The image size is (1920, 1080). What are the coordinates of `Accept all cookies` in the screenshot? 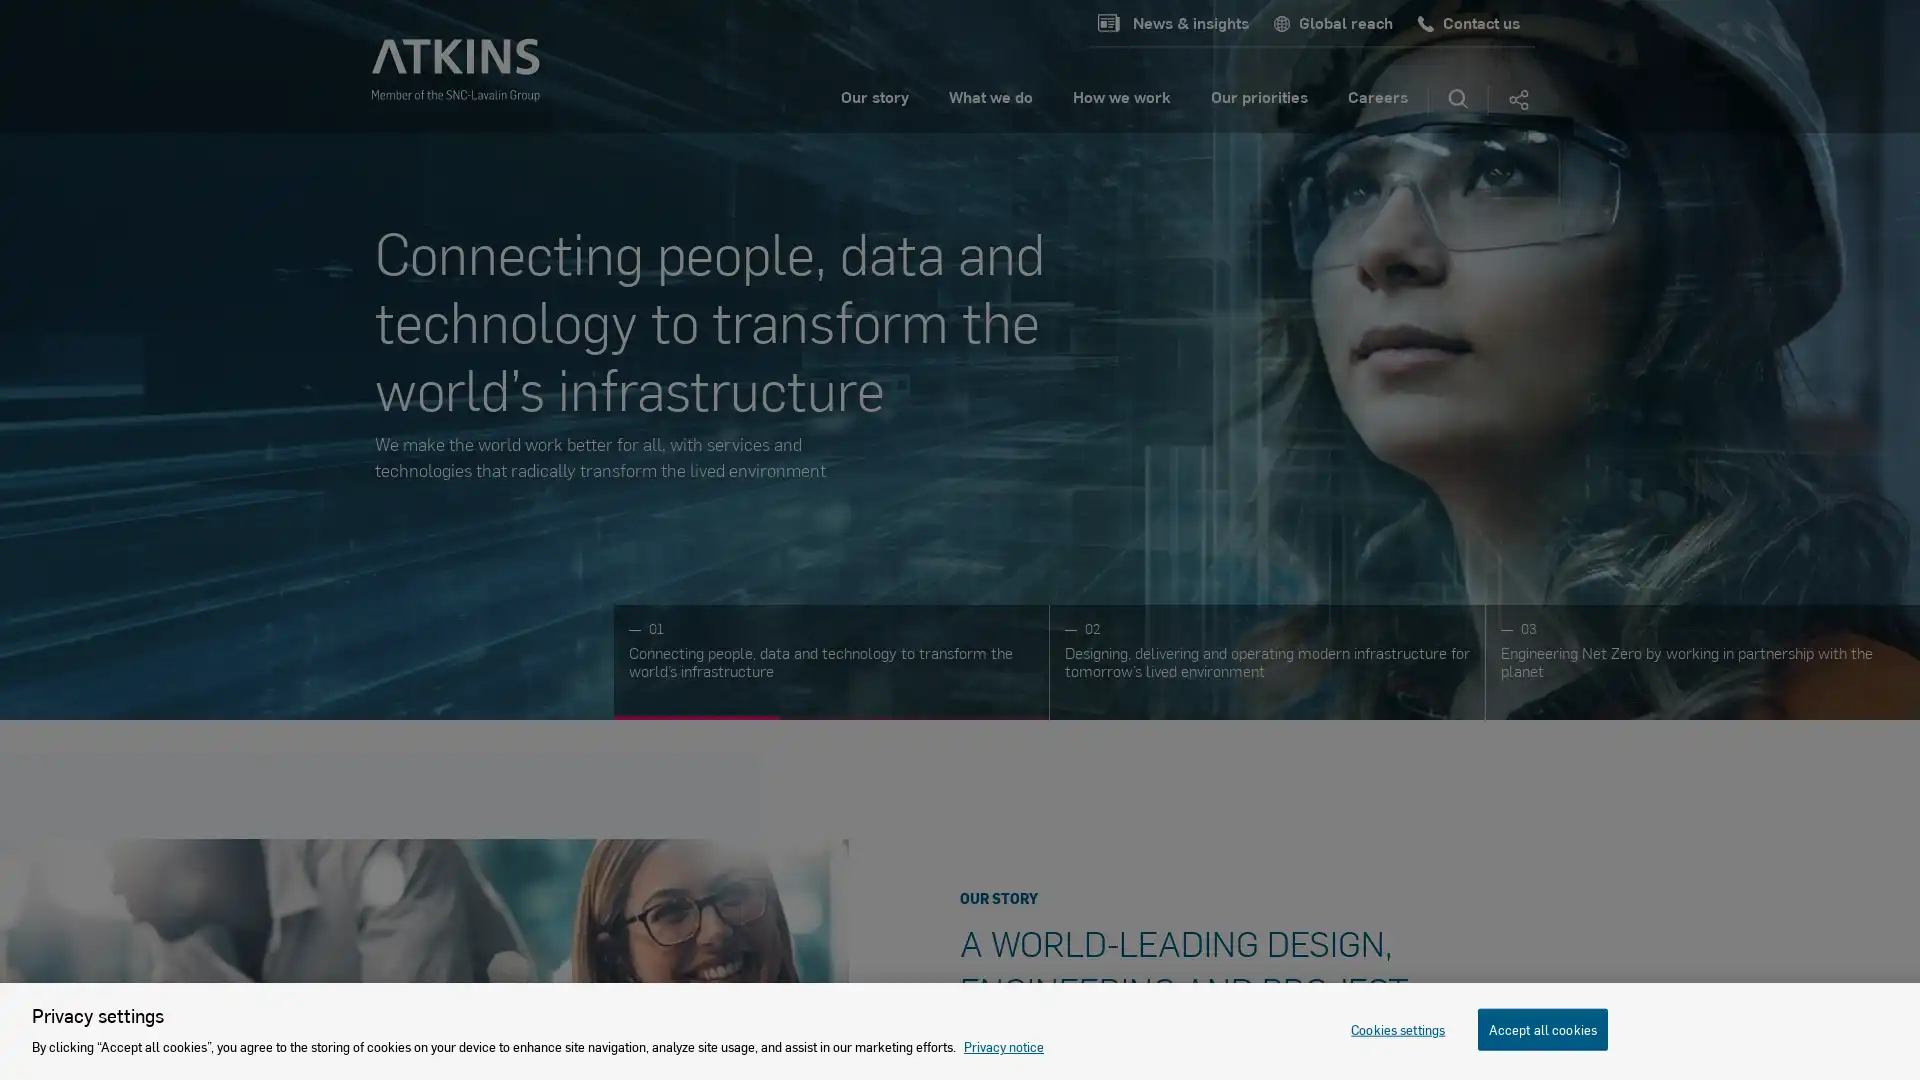 It's located at (1541, 1029).